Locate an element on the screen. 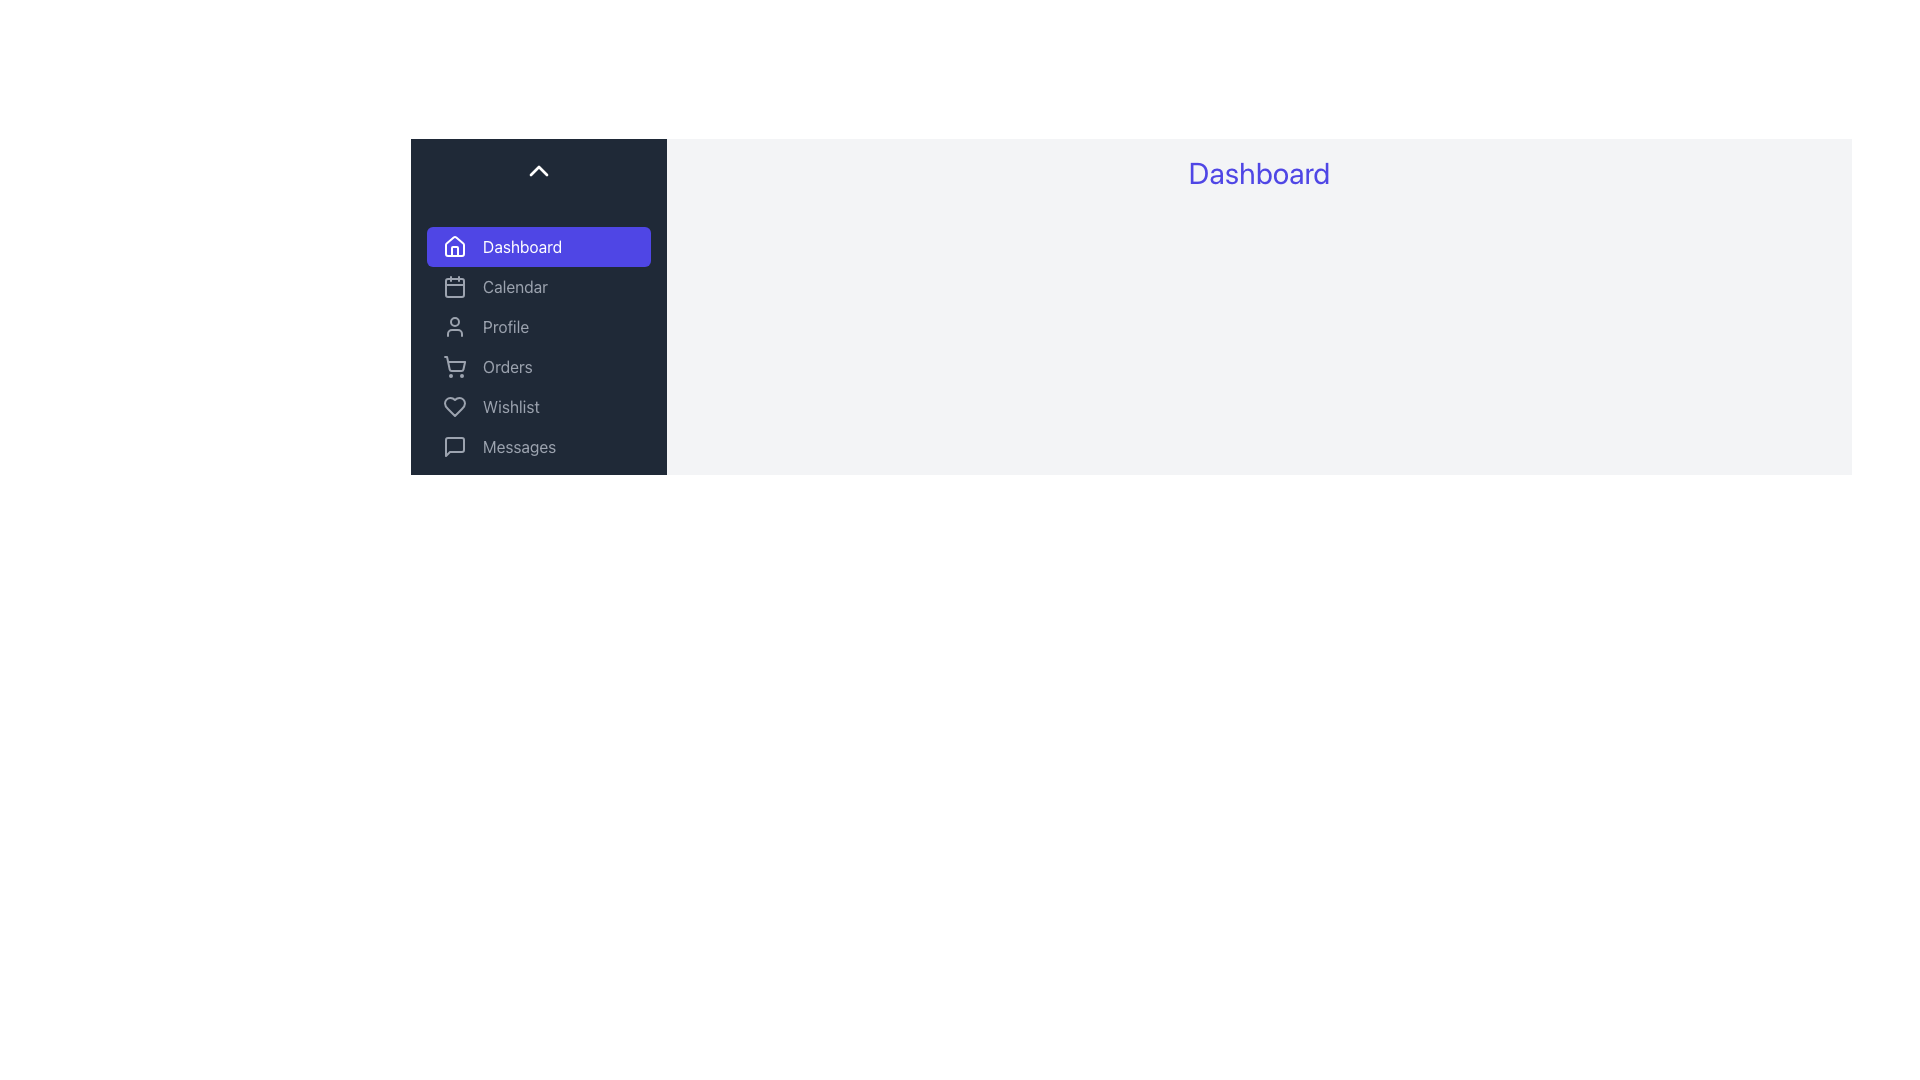  the 'Profile' text label in the sidebar menu, which is the third item in the list of menu options is located at coordinates (506, 326).